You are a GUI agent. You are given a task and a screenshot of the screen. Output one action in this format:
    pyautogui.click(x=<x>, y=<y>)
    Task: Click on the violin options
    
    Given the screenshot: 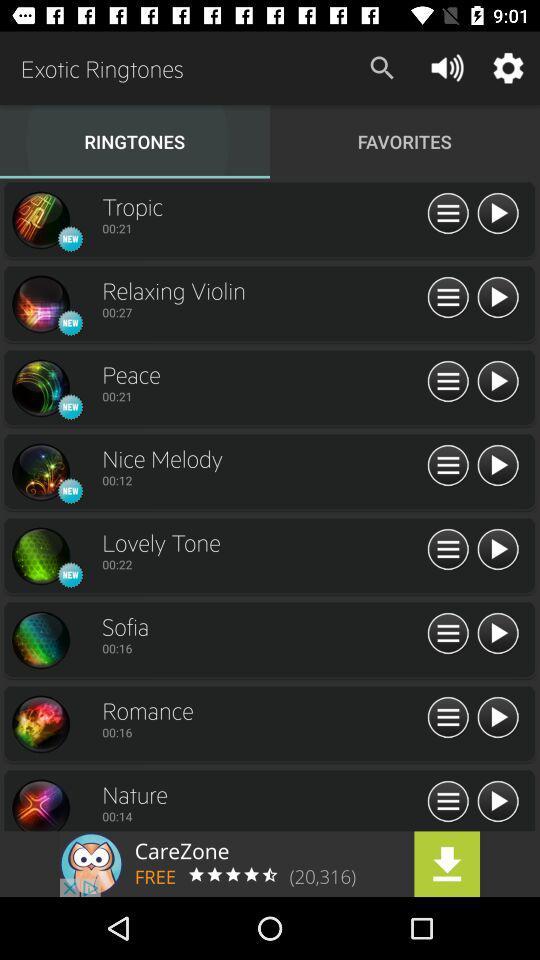 What is the action you would take?
    pyautogui.click(x=448, y=297)
    